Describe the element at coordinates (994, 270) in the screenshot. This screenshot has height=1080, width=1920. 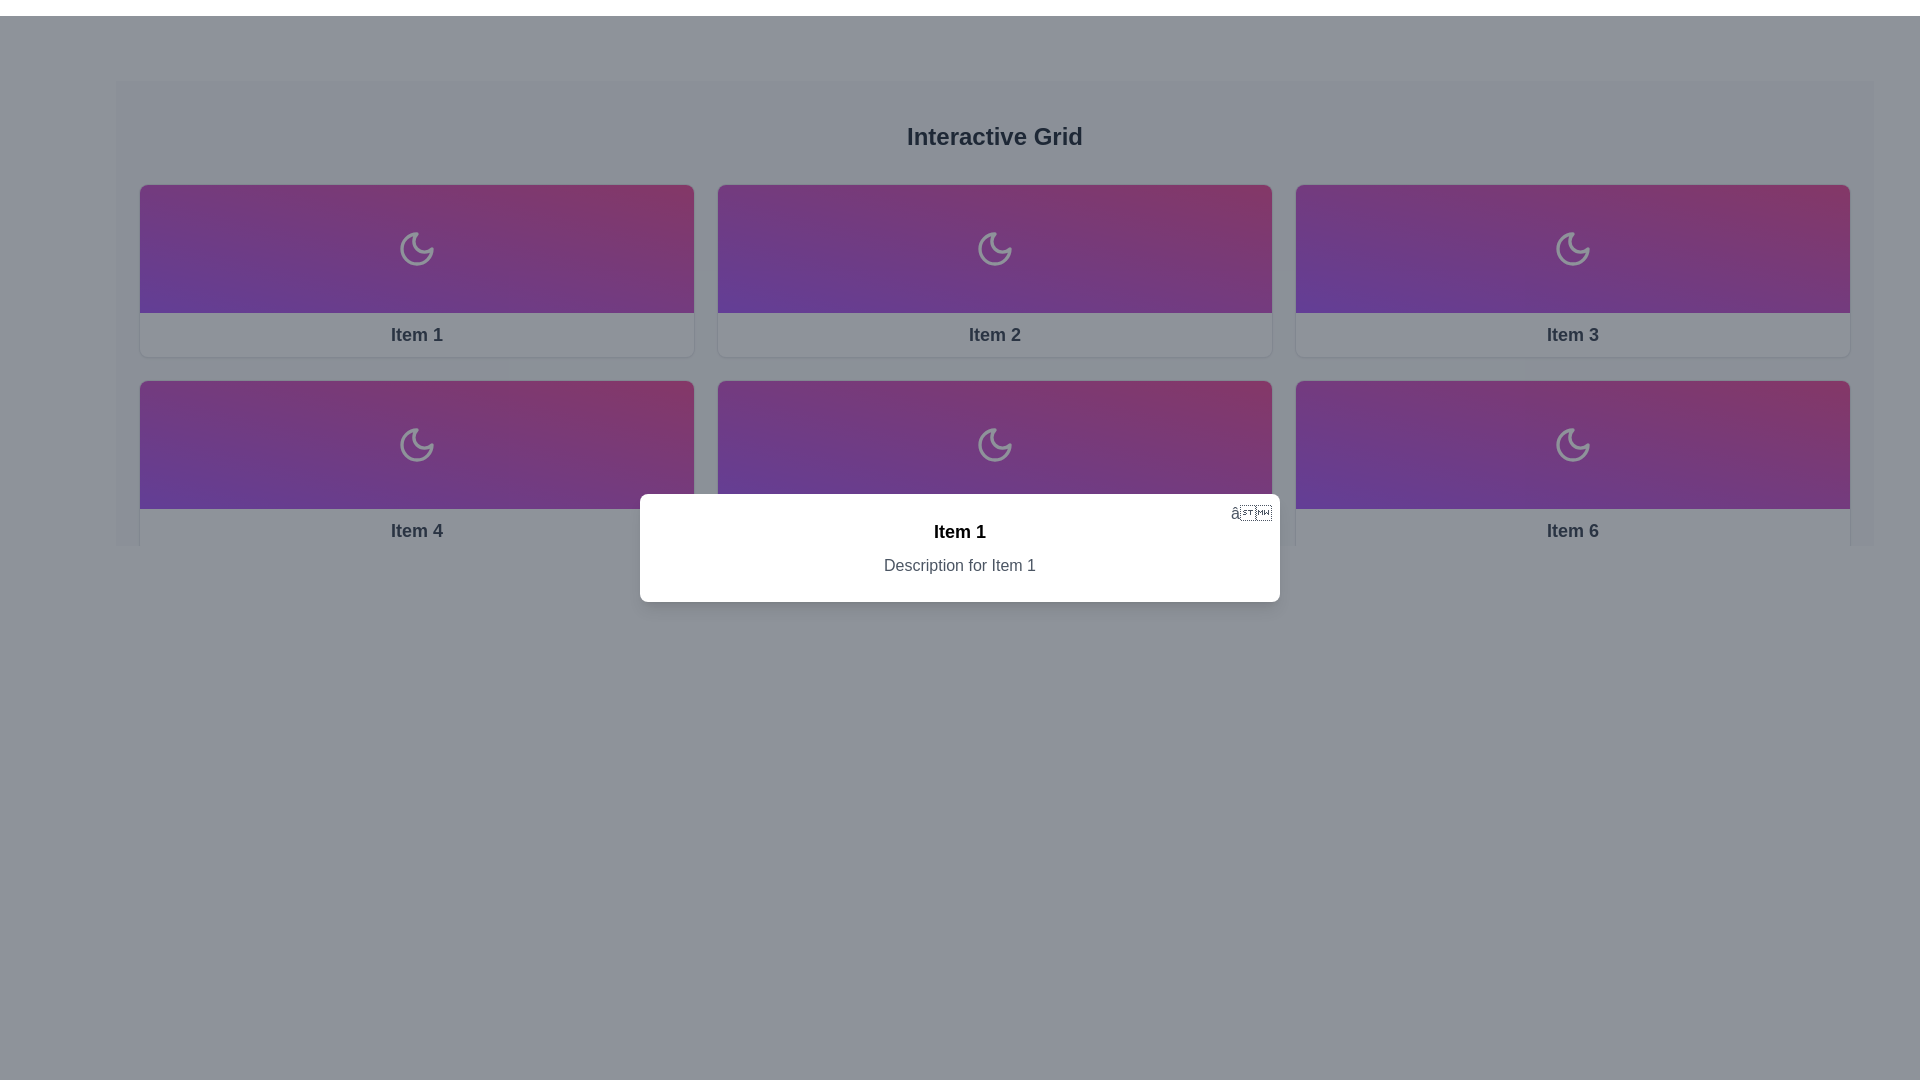
I see `the second card in the grid layout, which features a white moon icon and the text label 'Item 2' at the bottom` at that location.